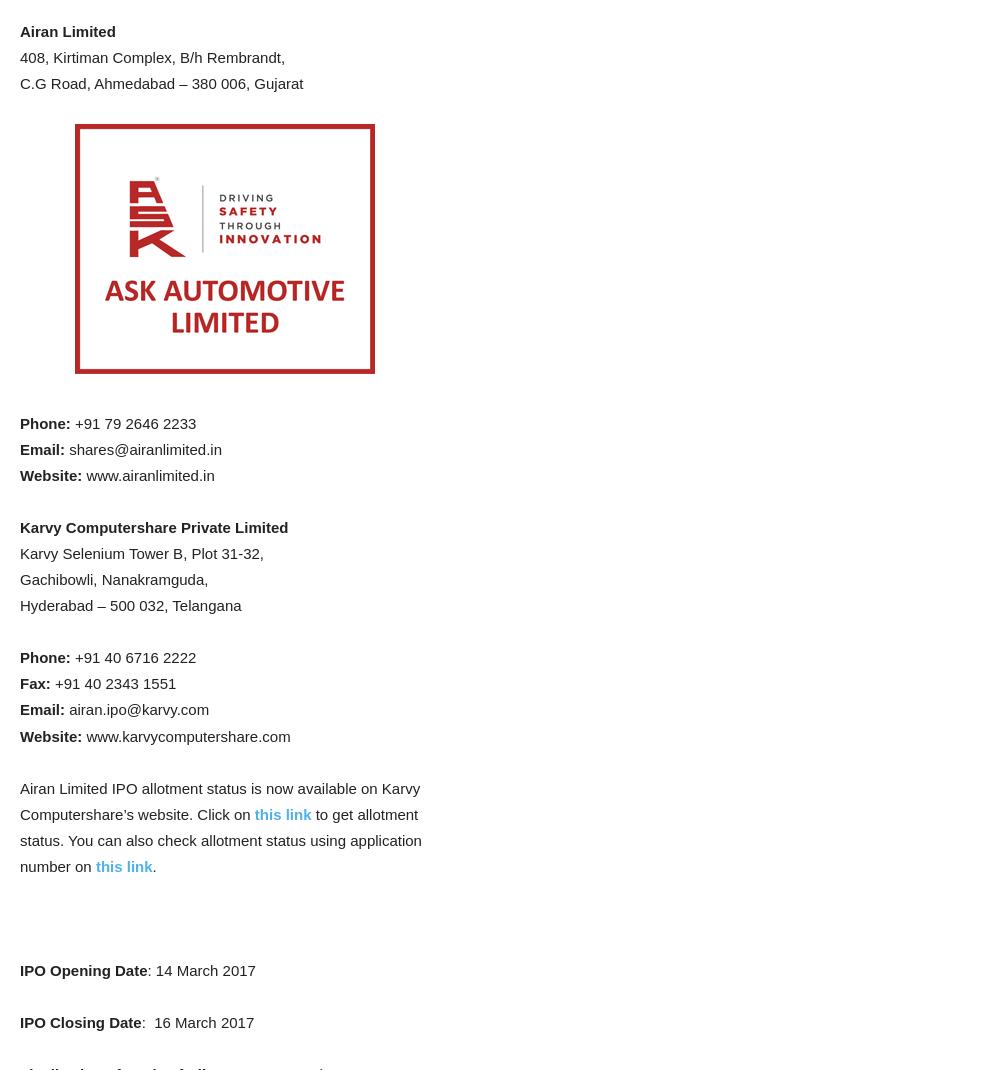 Image resolution: width=990 pixels, height=1070 pixels. What do you see at coordinates (129, 604) in the screenshot?
I see `'Hyderabad – 500 032, Telangana'` at bounding box center [129, 604].